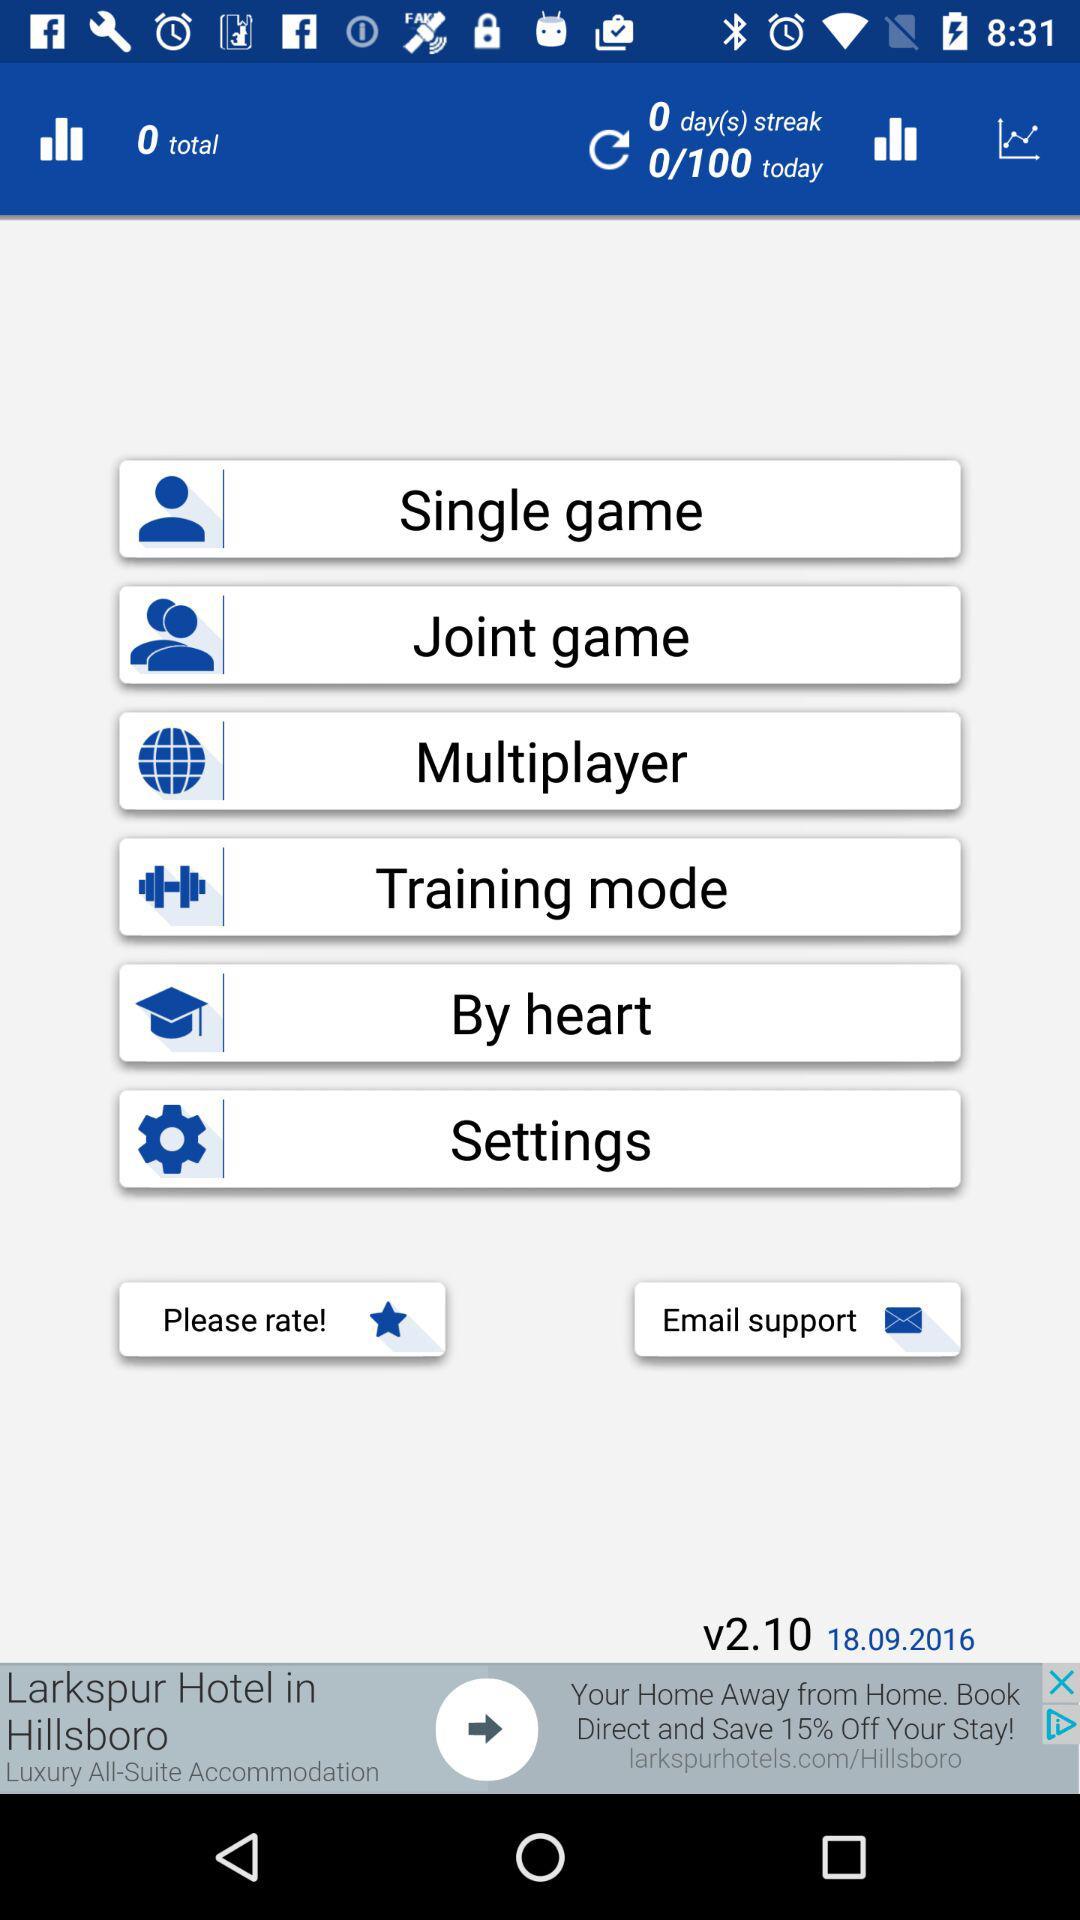 Image resolution: width=1080 pixels, height=1920 pixels. Describe the element at coordinates (540, 1727) in the screenshot. I see `the adversitement` at that location.